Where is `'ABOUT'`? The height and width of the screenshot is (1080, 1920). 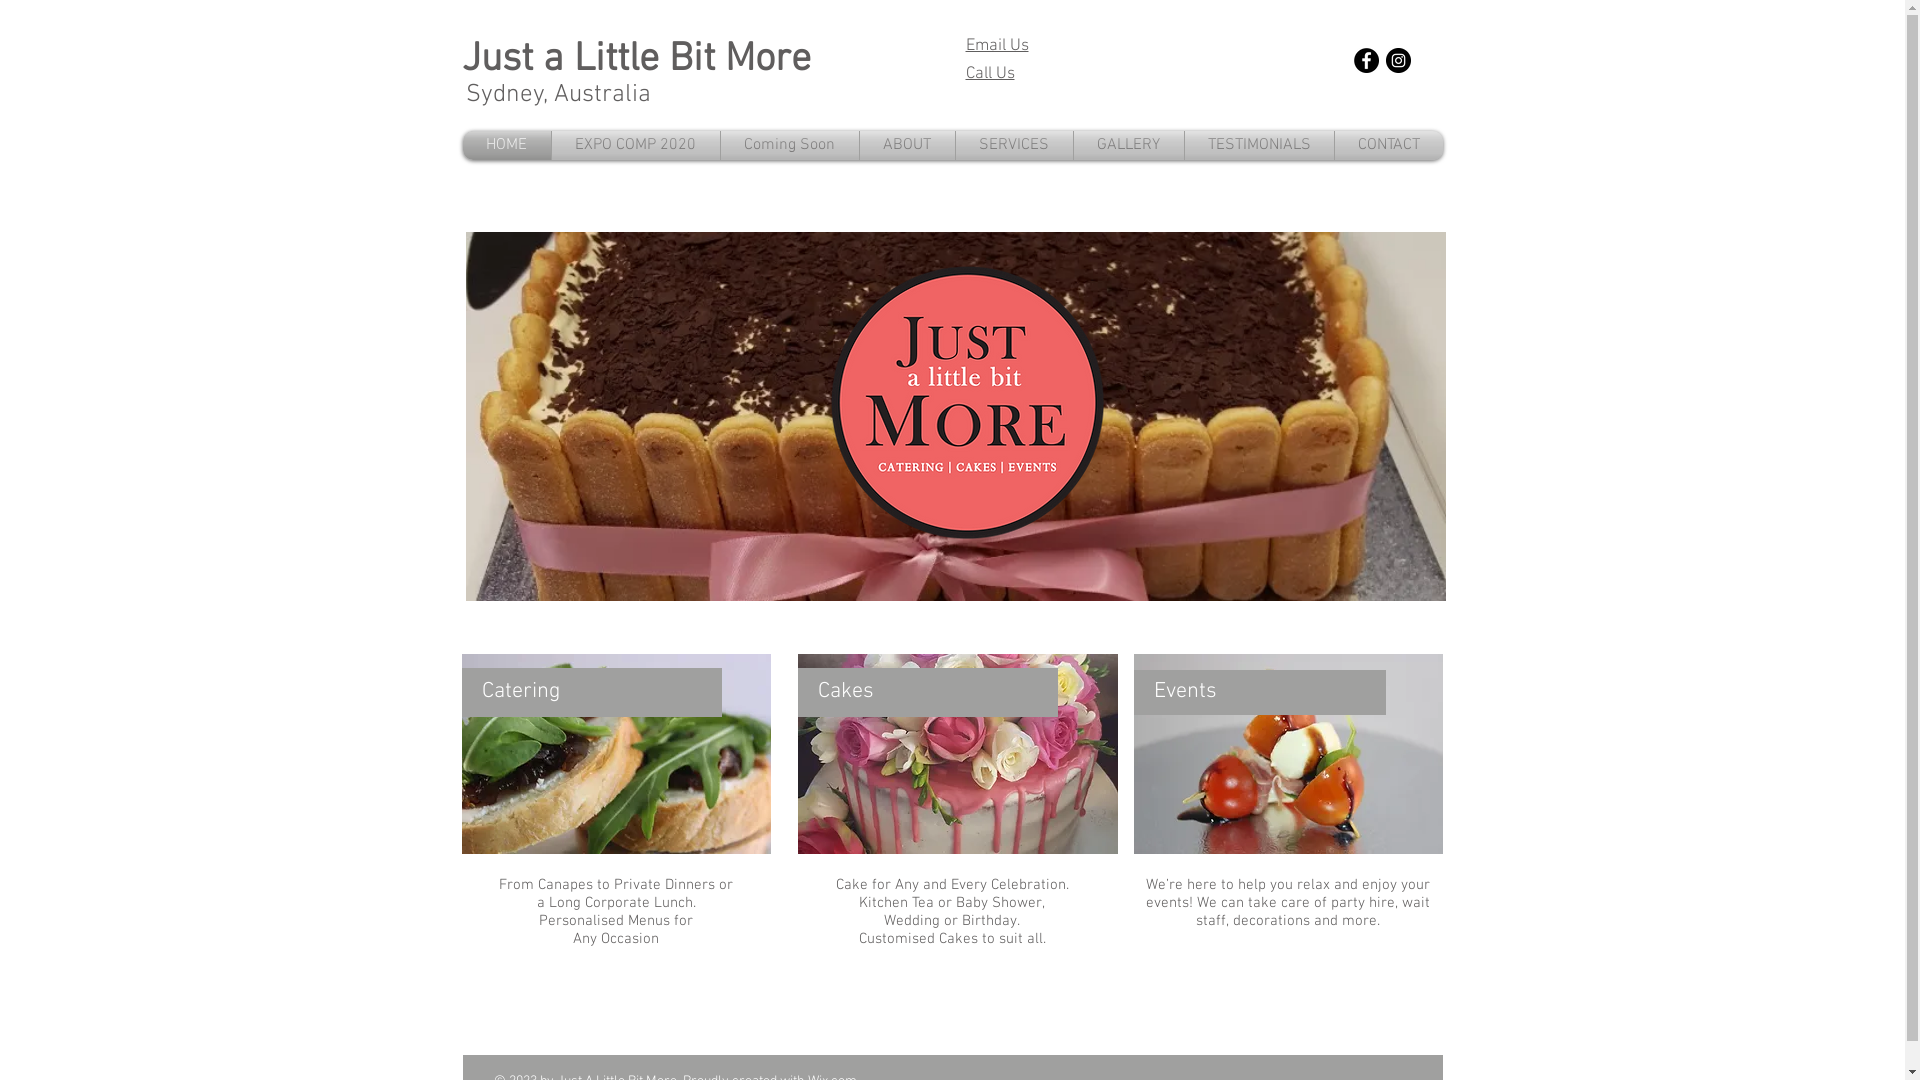
'ABOUT' is located at coordinates (906, 144).